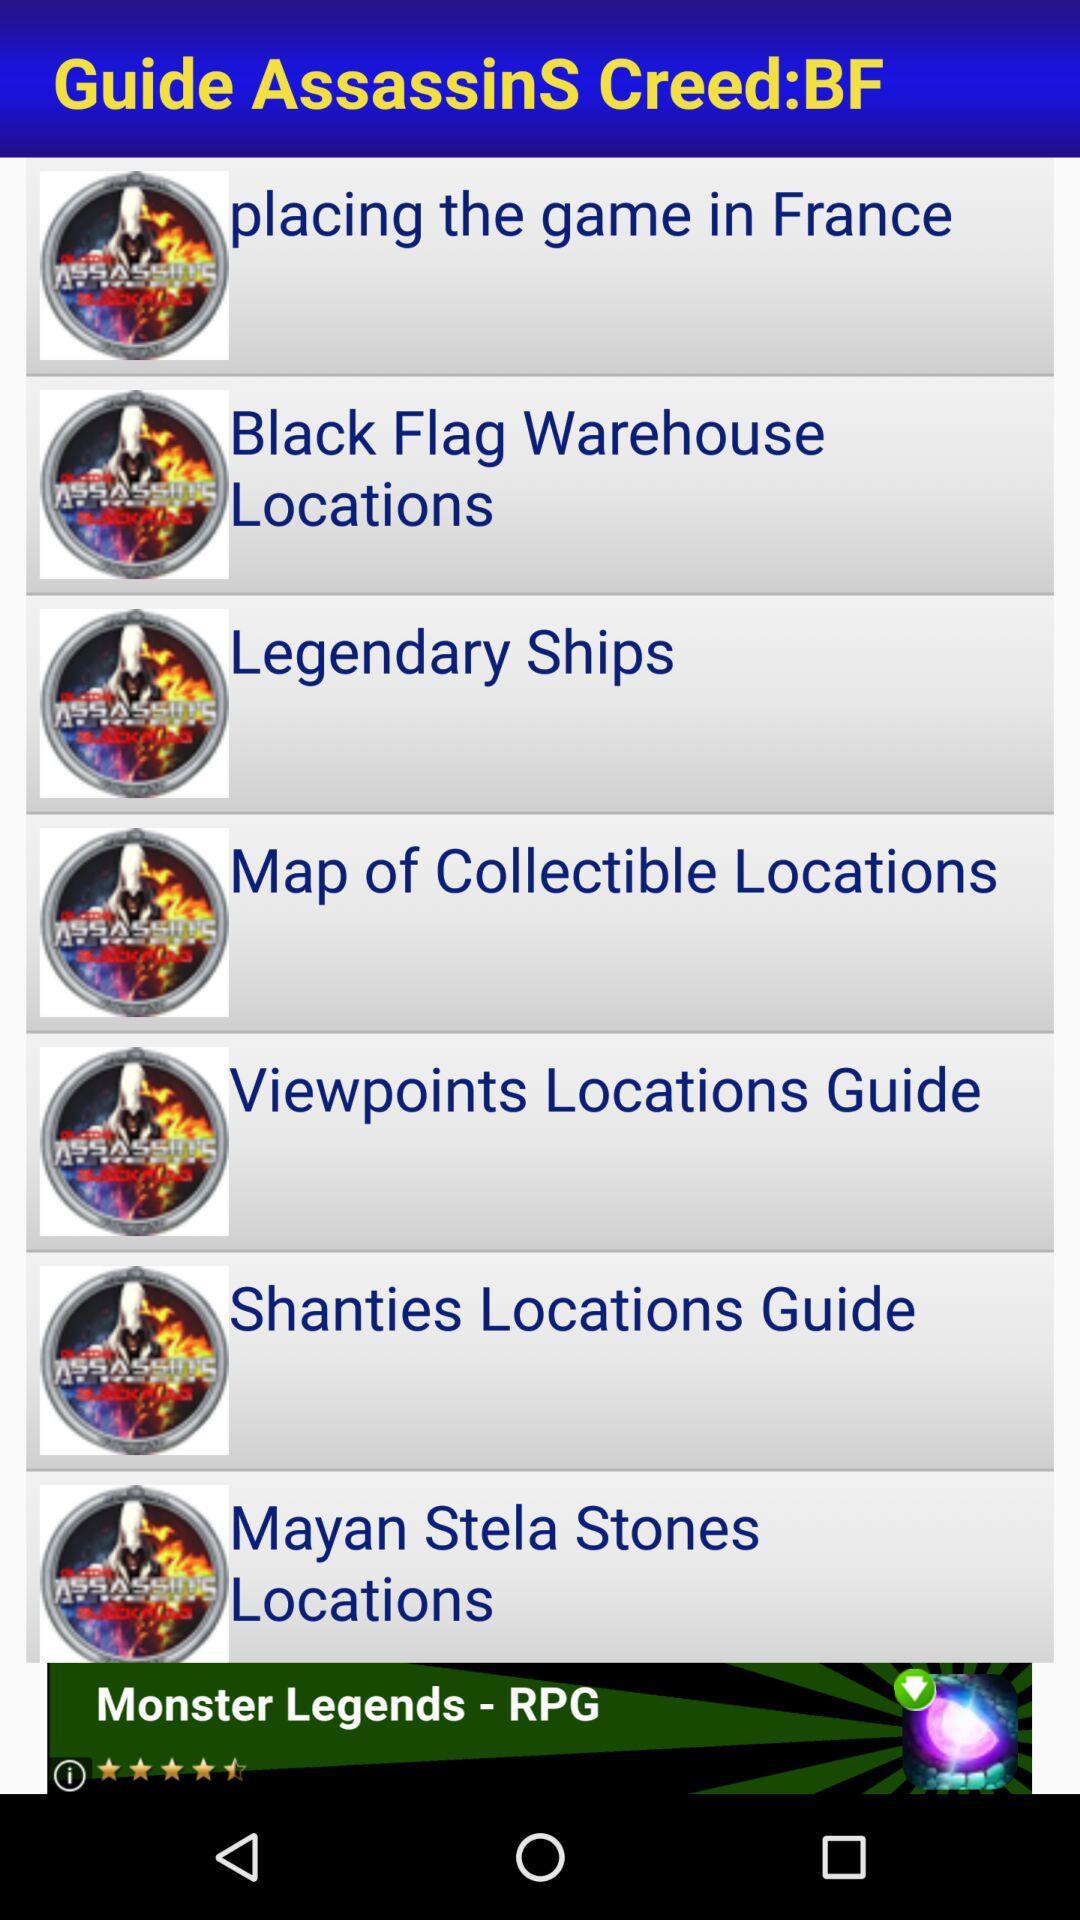  I want to click on icon above the viewpoints locations guide, so click(540, 921).